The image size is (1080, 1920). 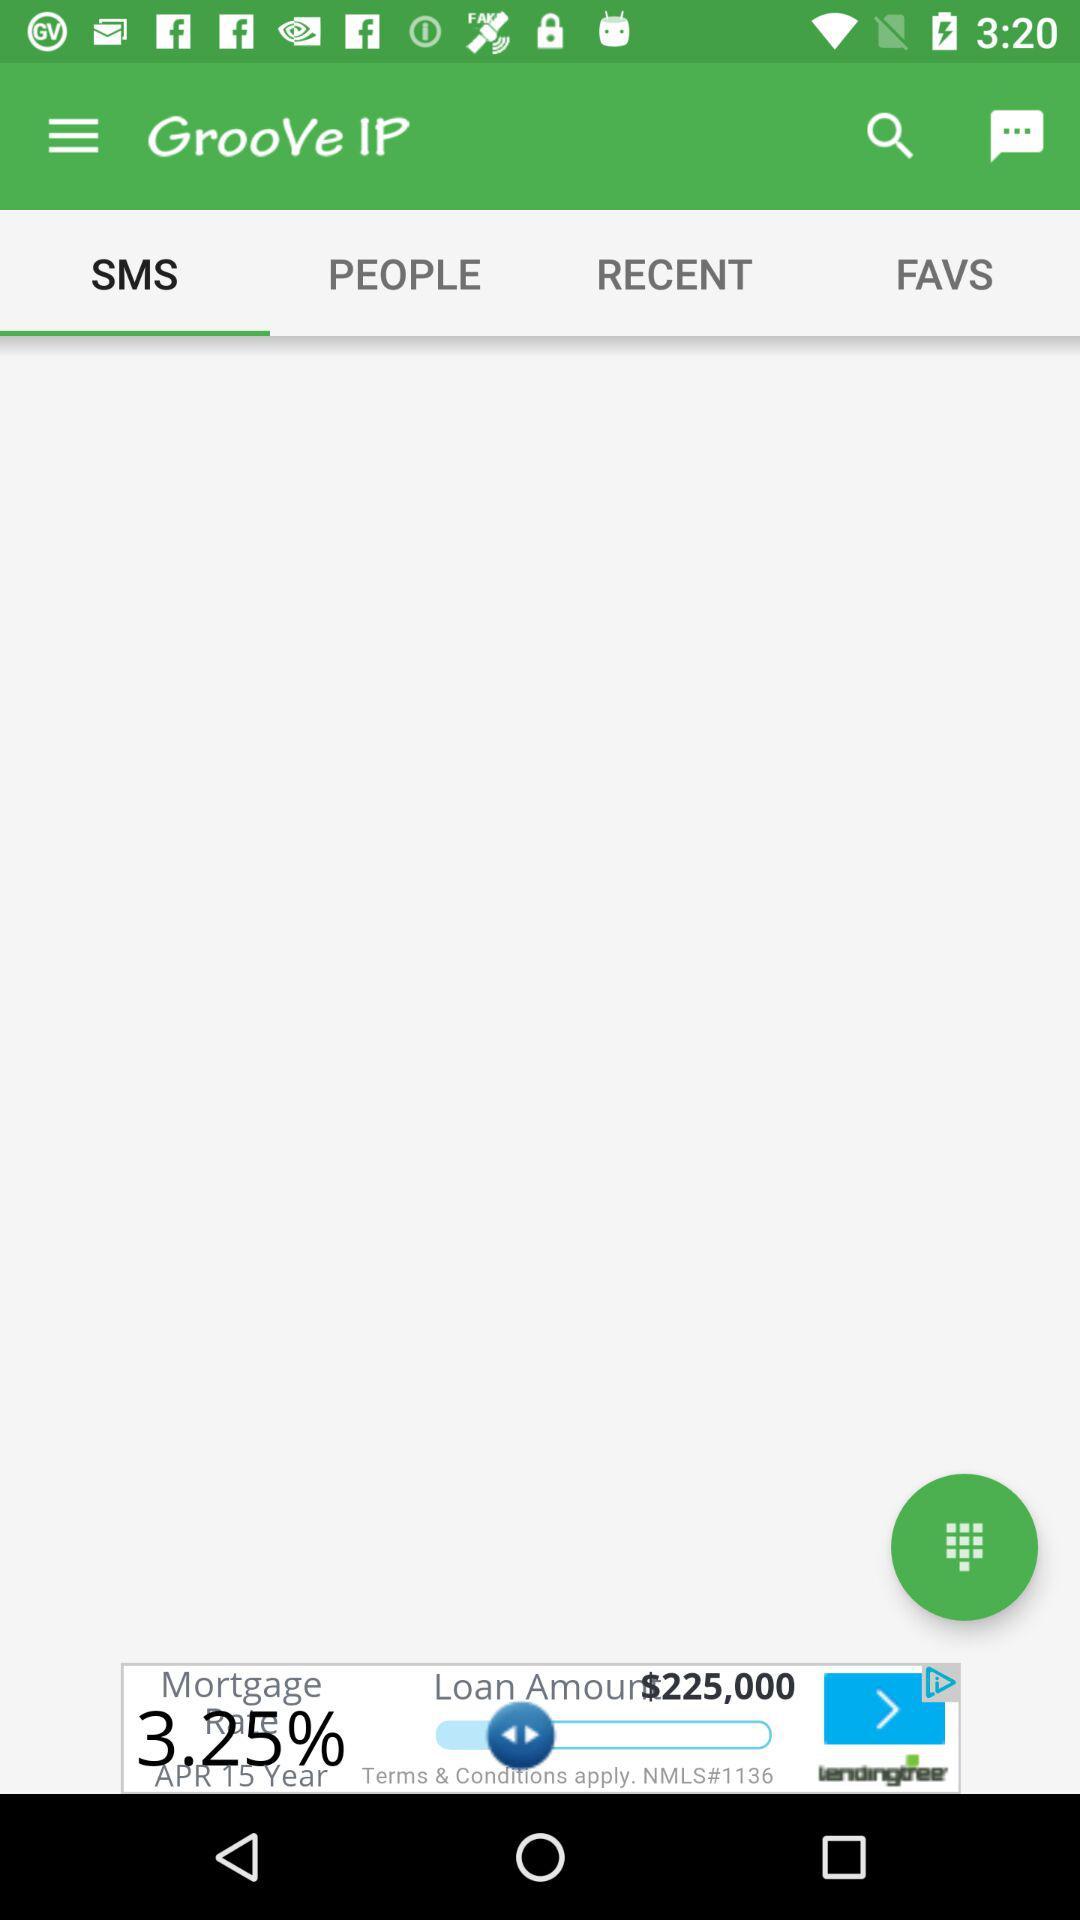 I want to click on groove ip, so click(x=278, y=135).